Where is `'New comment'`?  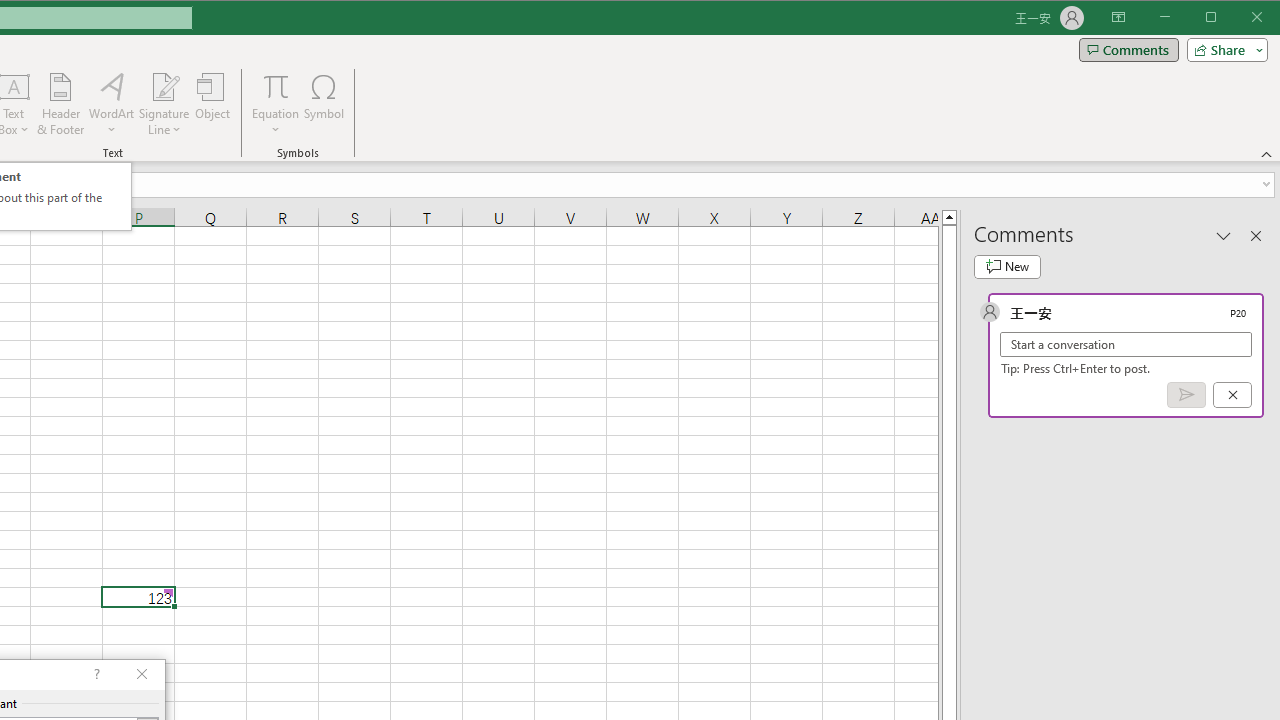 'New comment' is located at coordinates (1007, 266).